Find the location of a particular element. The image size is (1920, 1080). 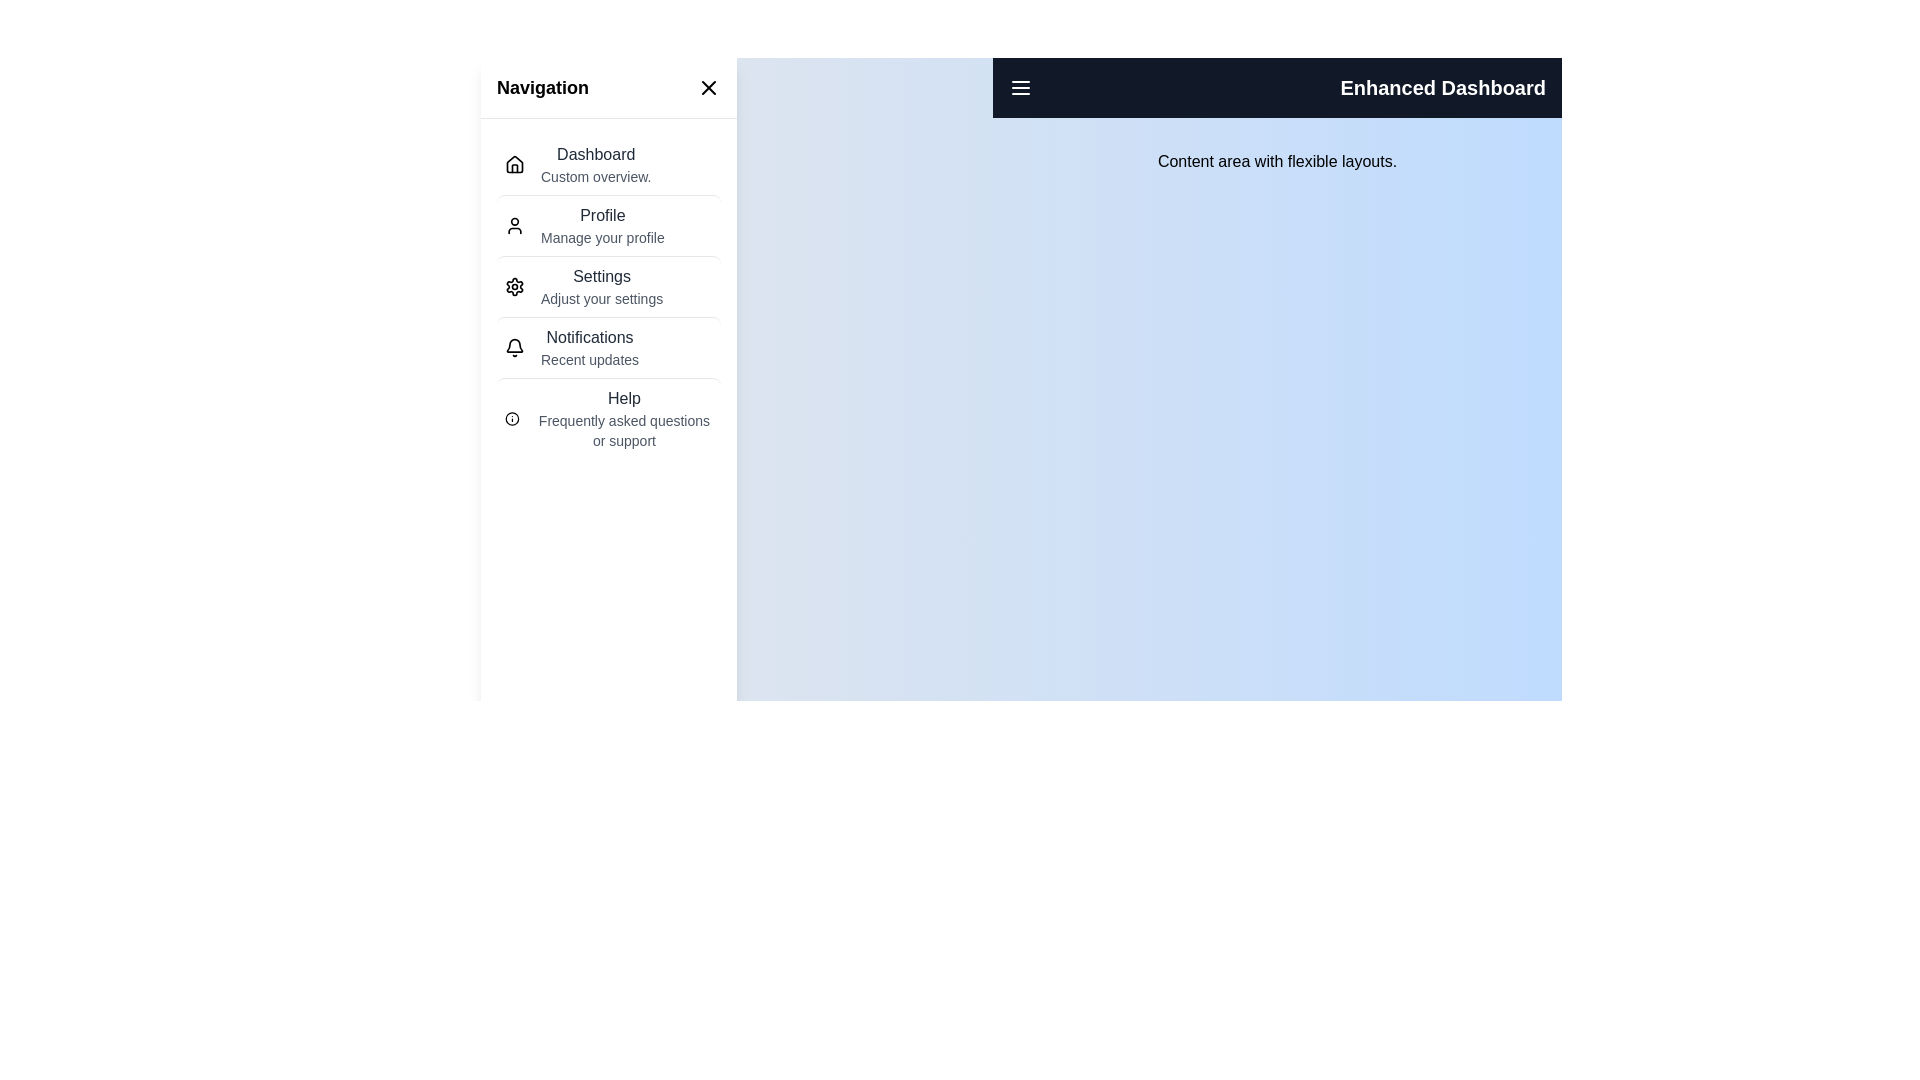

the Navigation Panel located in the left sidebar below the 'Navigation' header is located at coordinates (608, 297).